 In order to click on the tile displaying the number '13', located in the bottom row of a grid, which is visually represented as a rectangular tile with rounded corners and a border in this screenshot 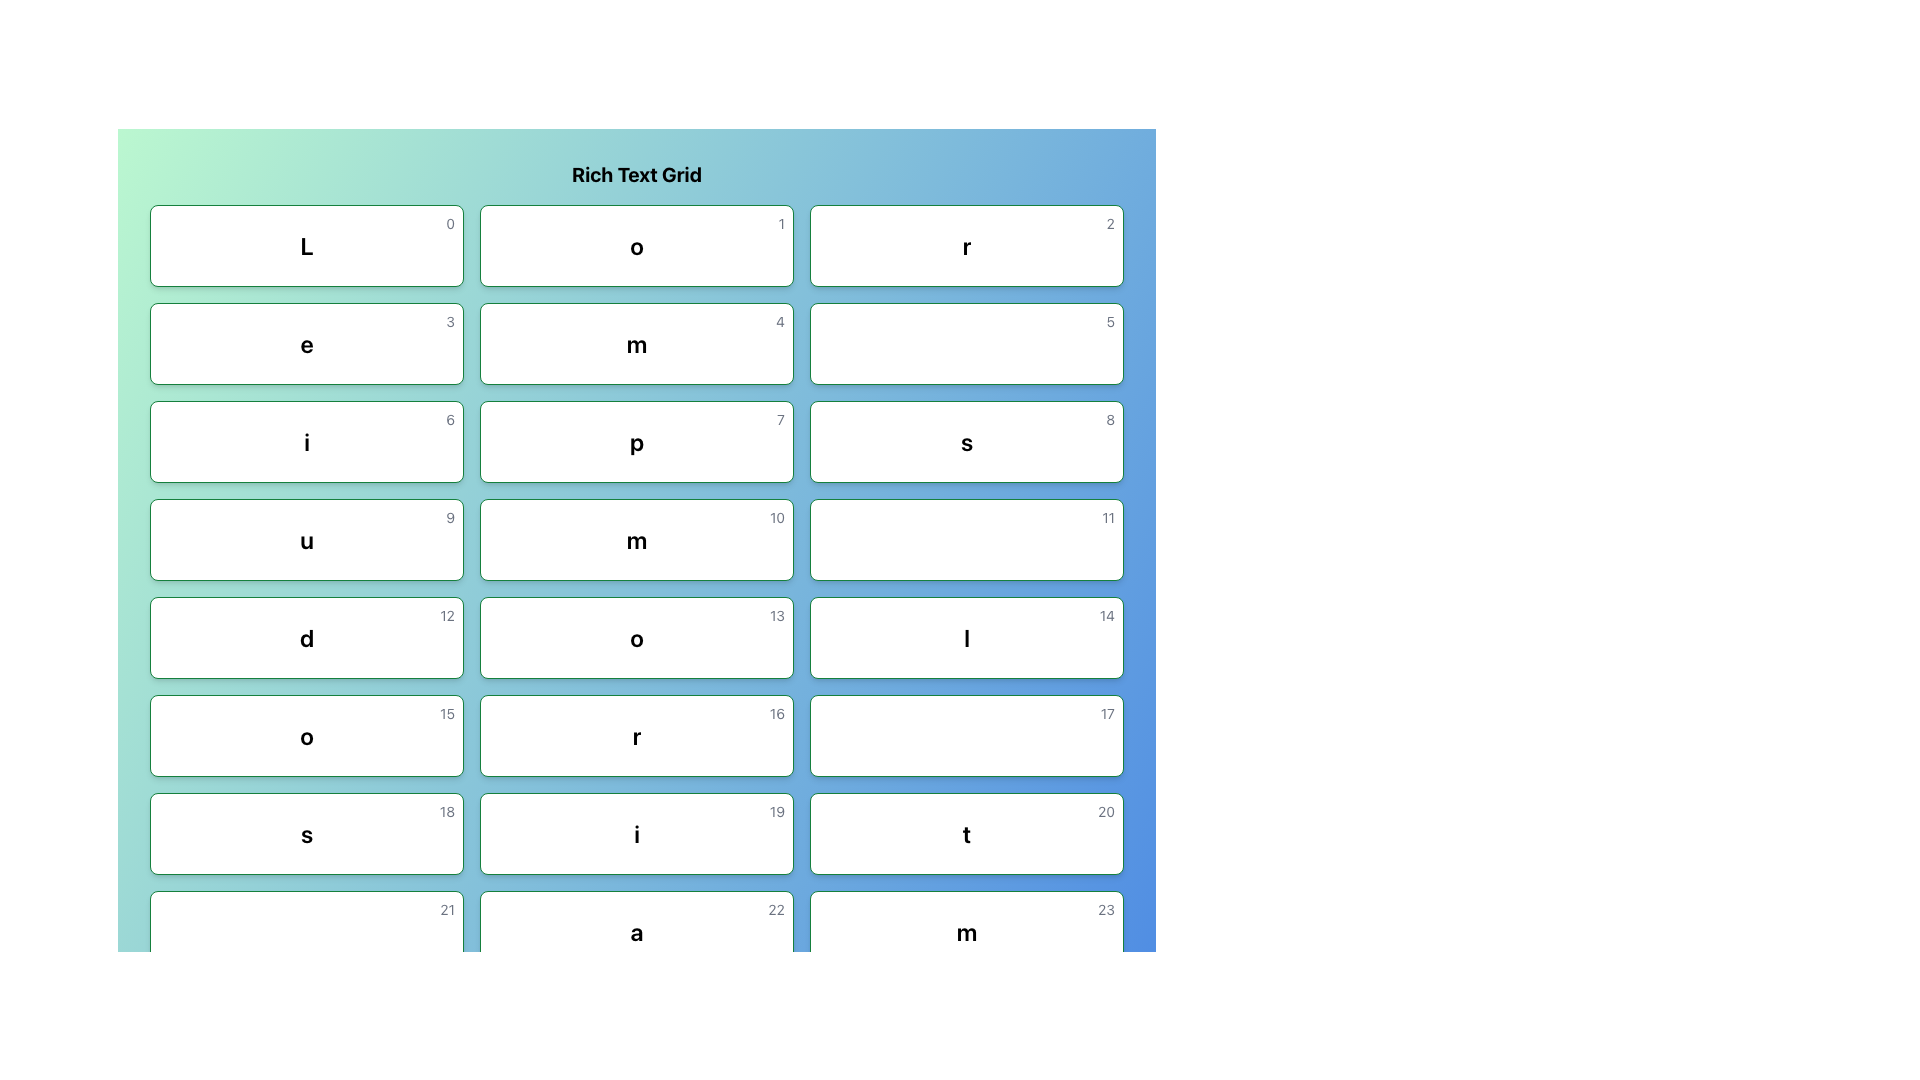, I will do `click(636, 637)`.